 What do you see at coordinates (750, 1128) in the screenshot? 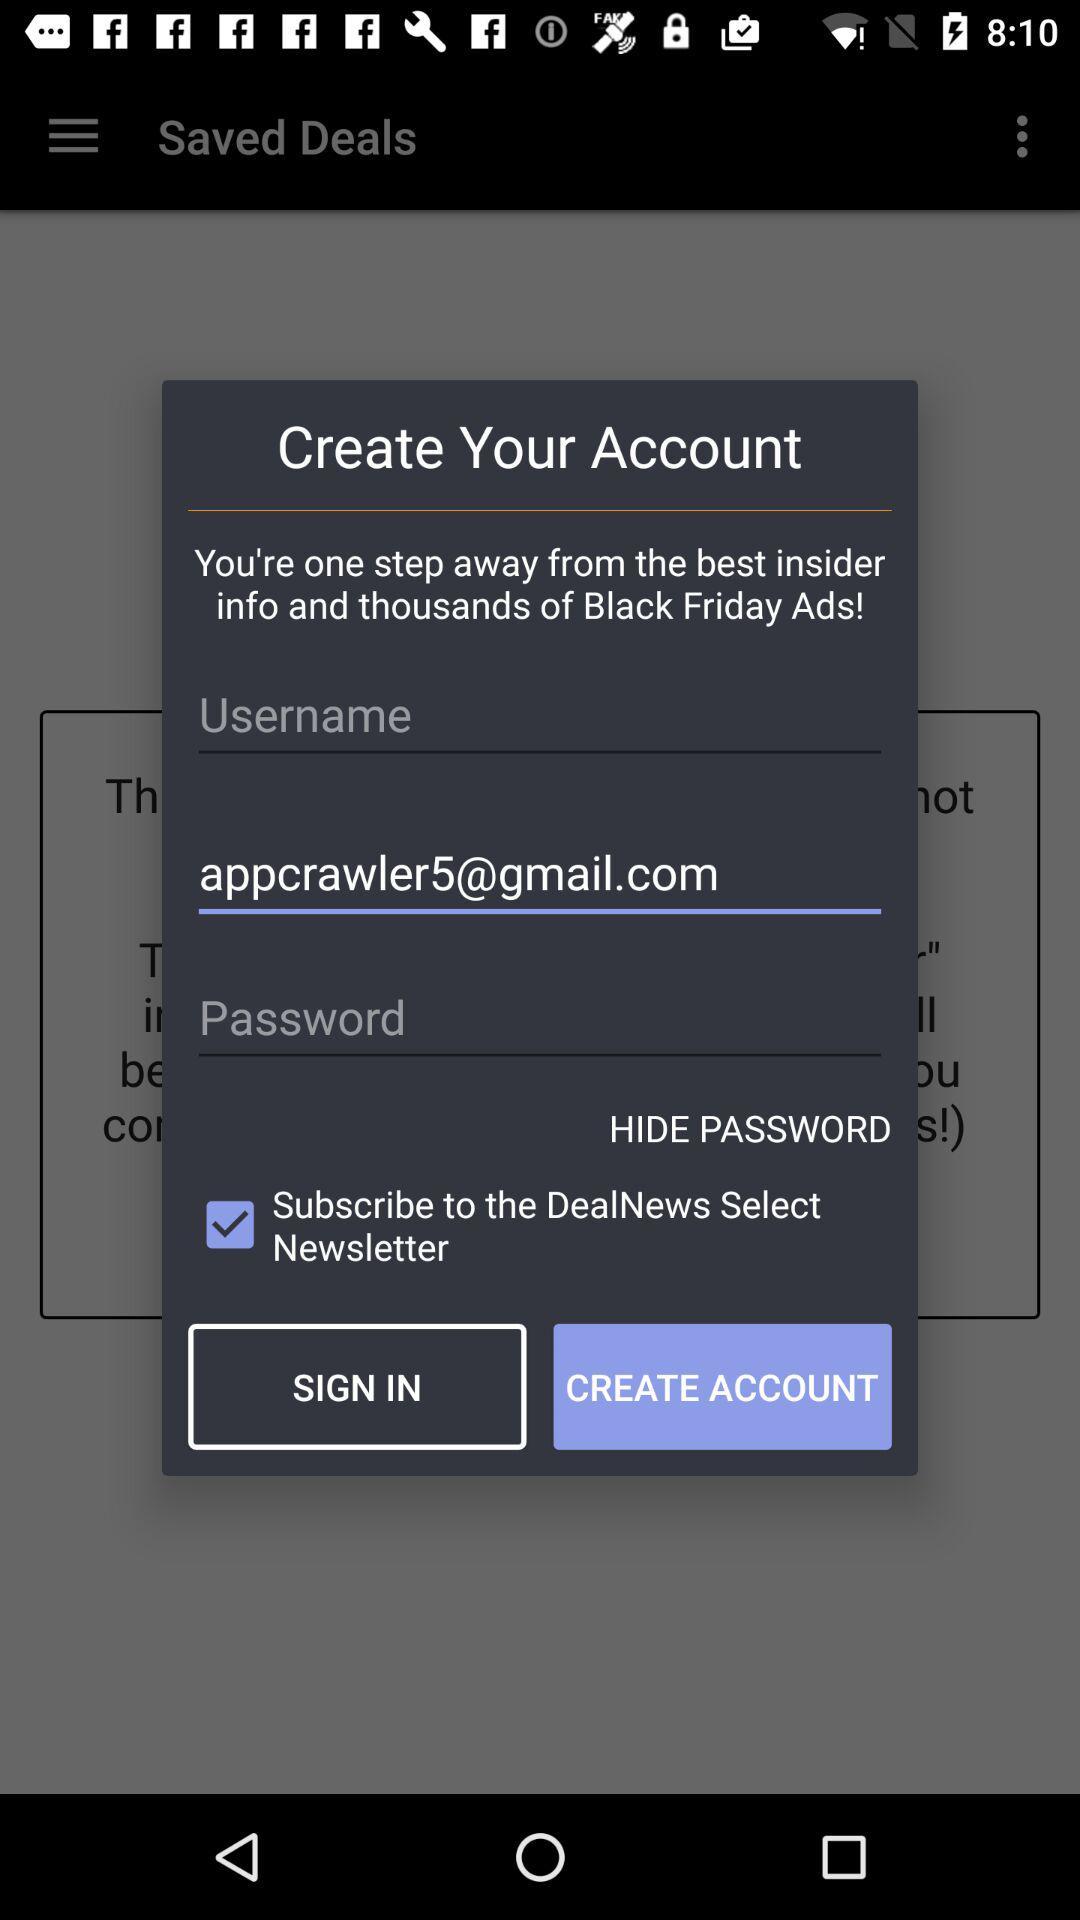
I see `the hide password item` at bounding box center [750, 1128].